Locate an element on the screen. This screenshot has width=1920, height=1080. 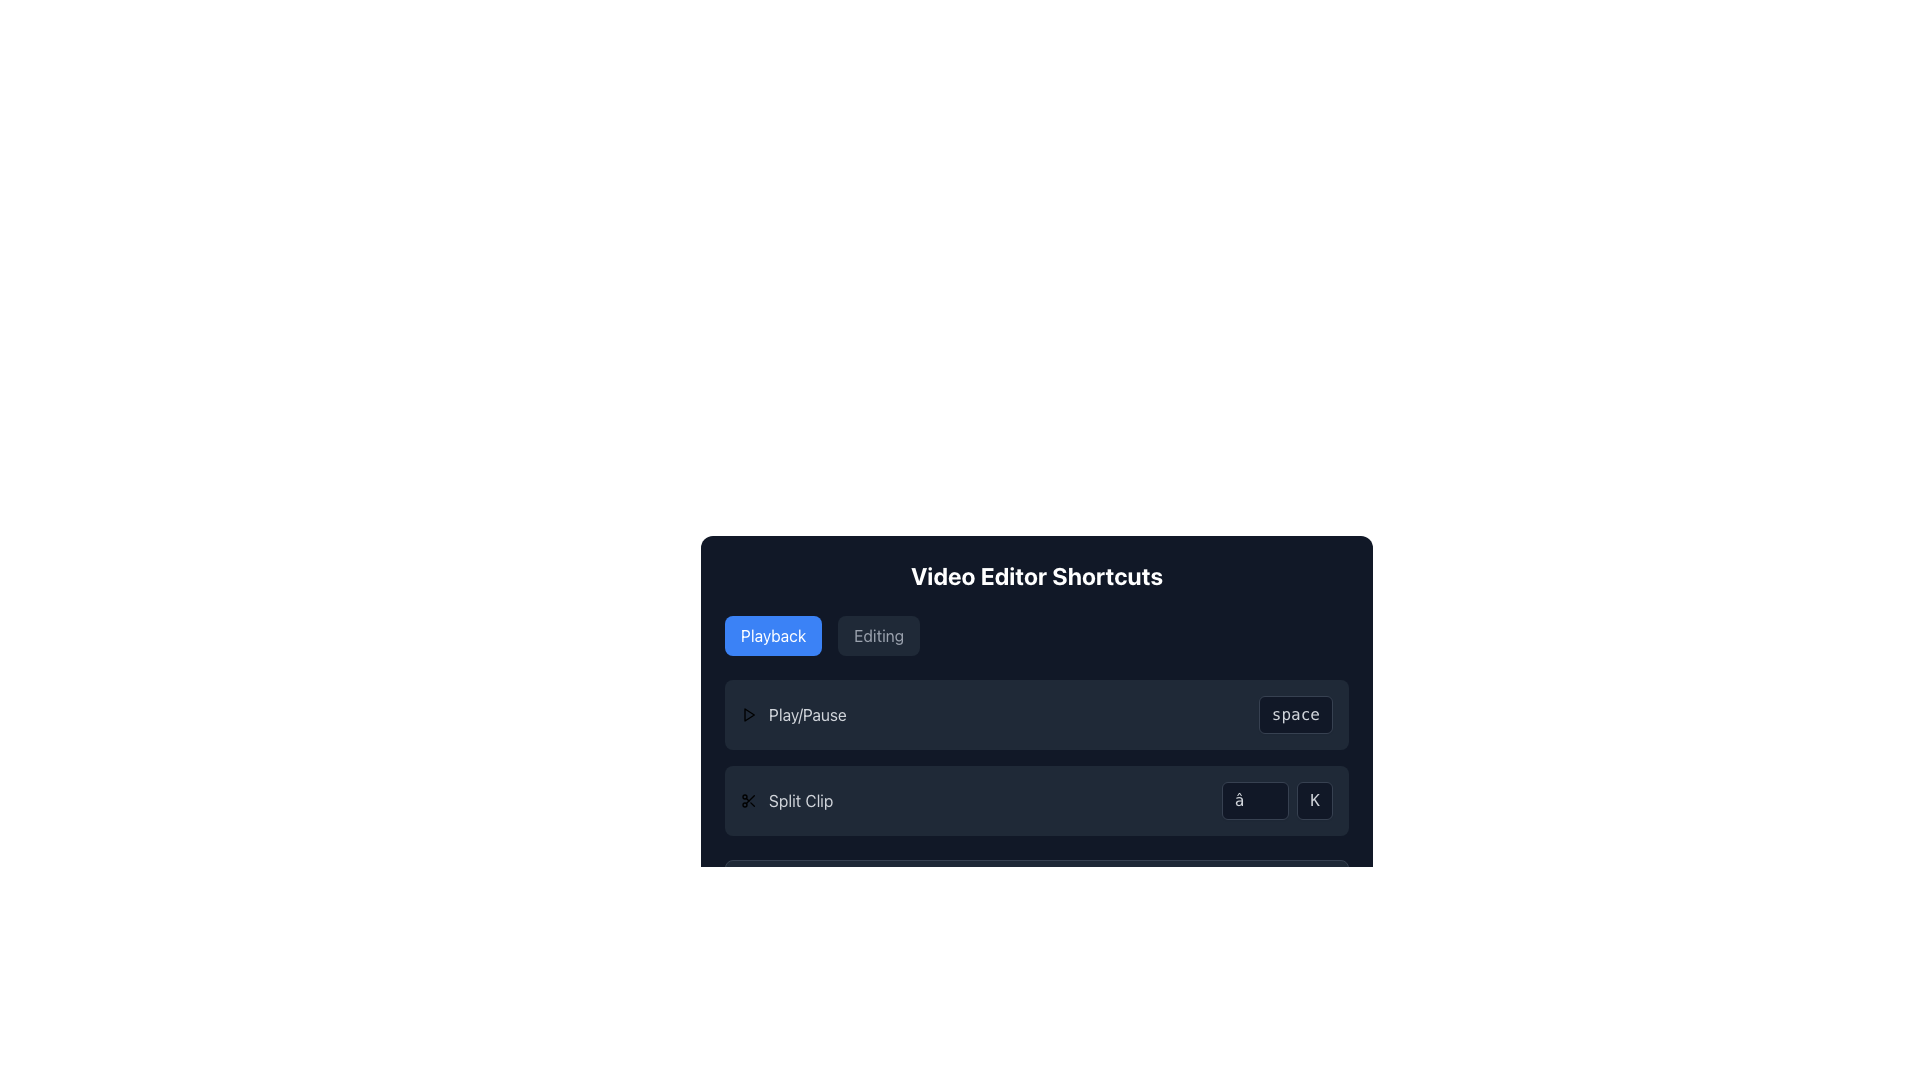
the 'Playback' button, which is a rectangular button with rounded corners, styled with a blue background and white text, located in the top-left corner of a horizontal group of two buttons is located at coordinates (772, 636).